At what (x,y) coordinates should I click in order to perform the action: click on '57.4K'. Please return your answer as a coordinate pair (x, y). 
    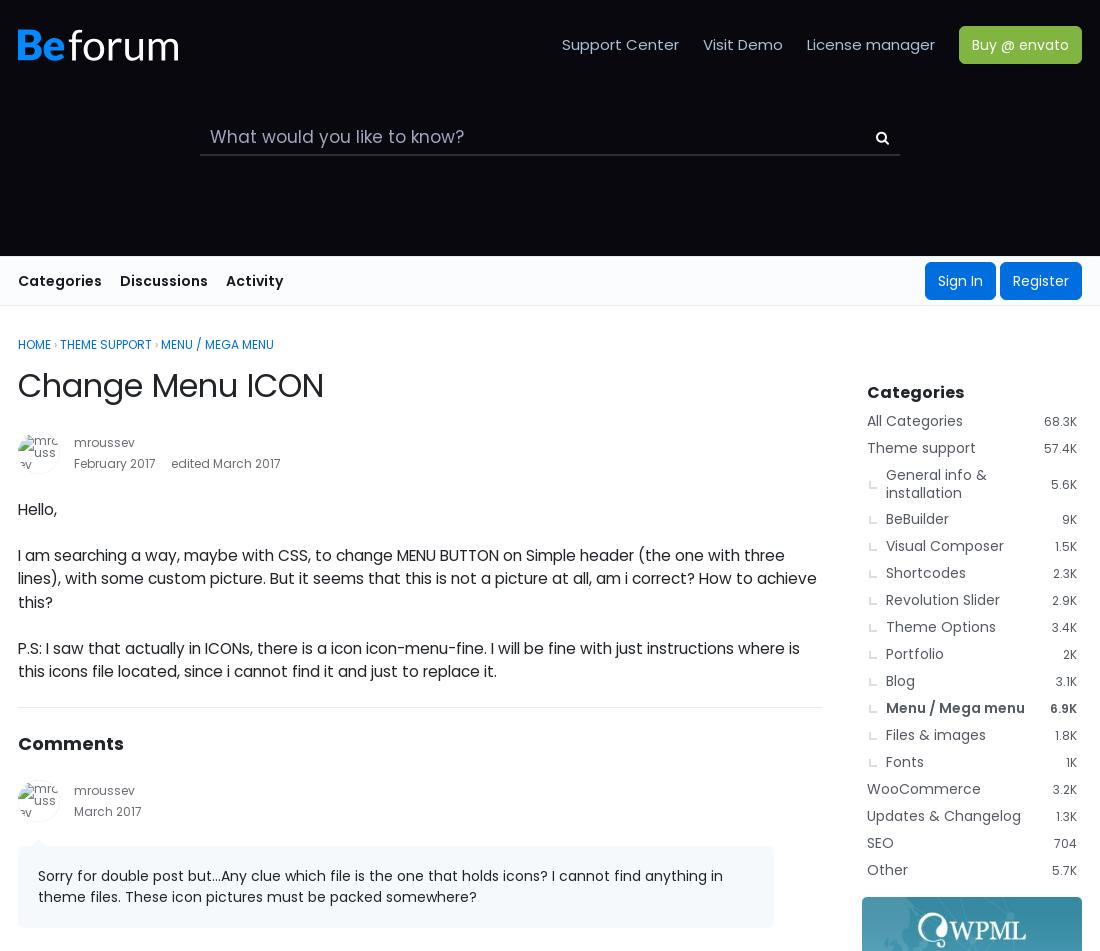
    Looking at the image, I should click on (1060, 448).